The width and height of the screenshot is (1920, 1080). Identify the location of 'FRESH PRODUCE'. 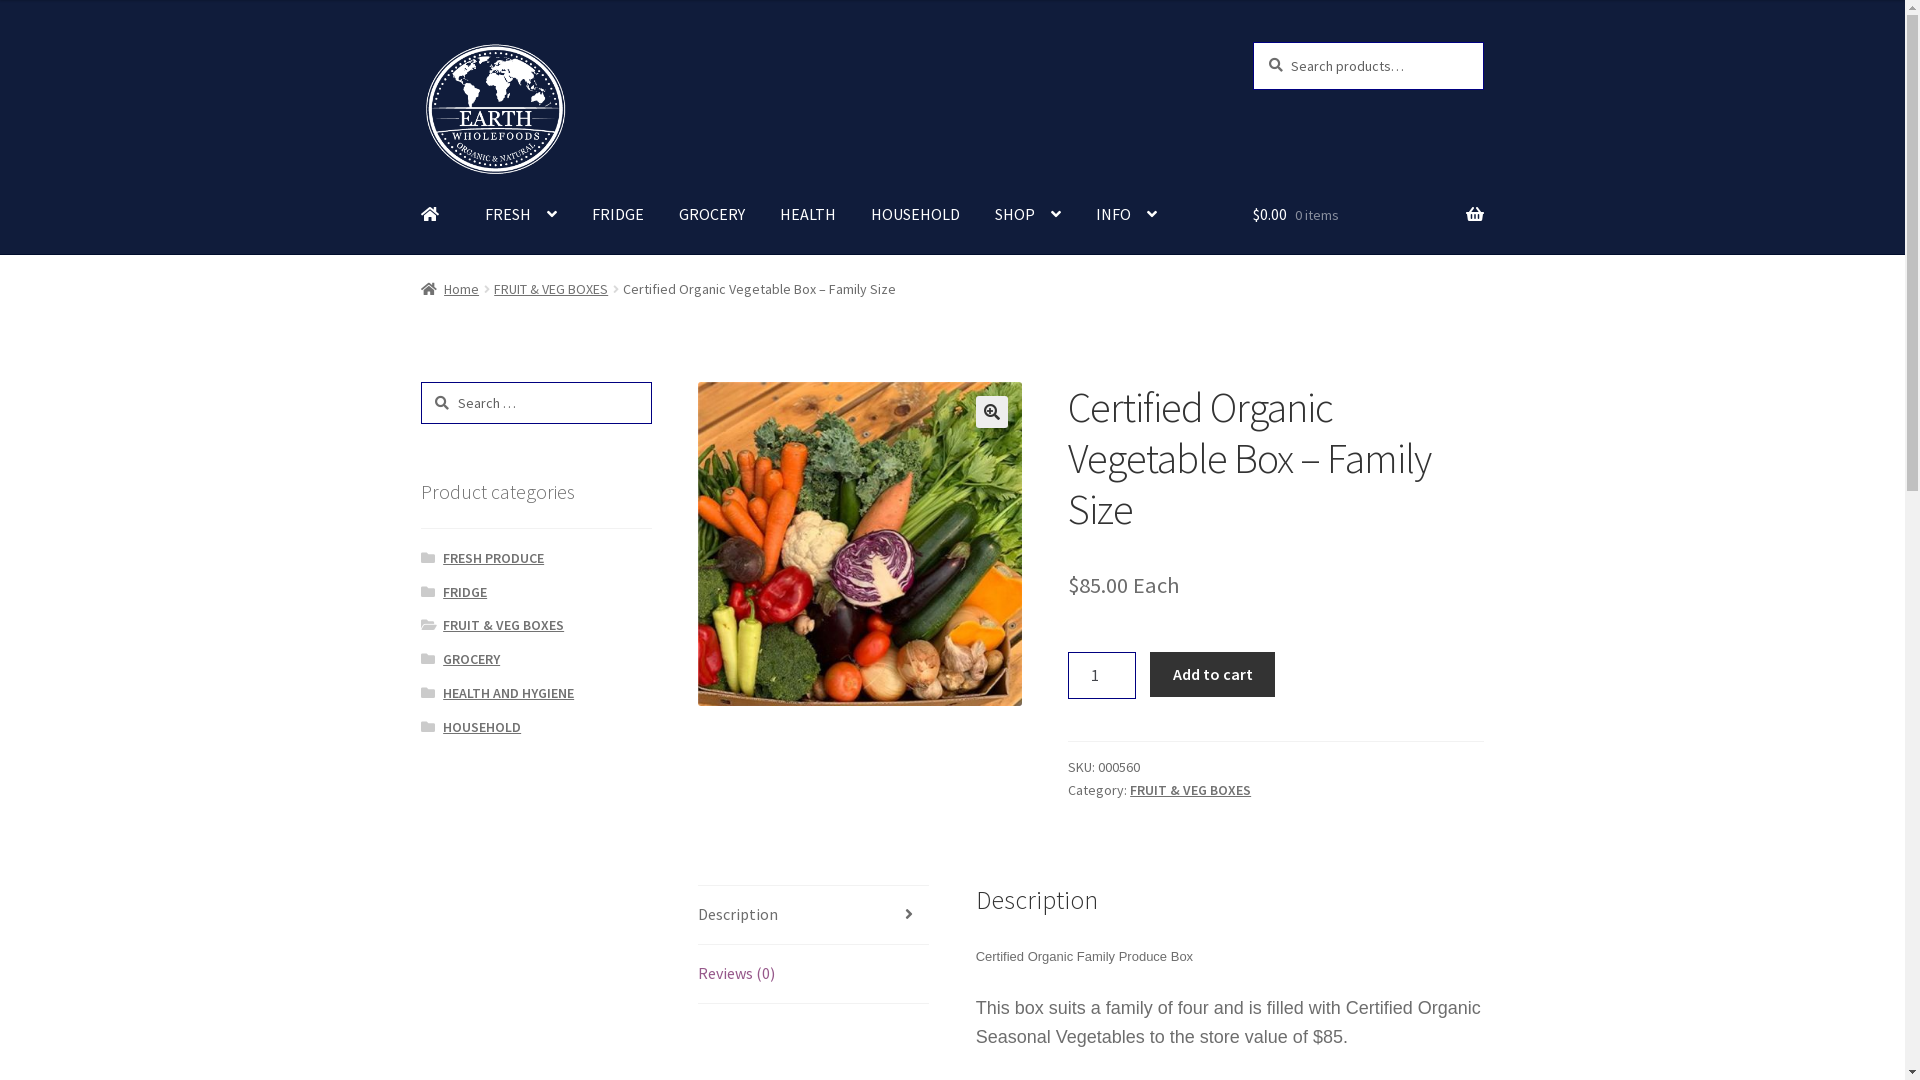
(493, 558).